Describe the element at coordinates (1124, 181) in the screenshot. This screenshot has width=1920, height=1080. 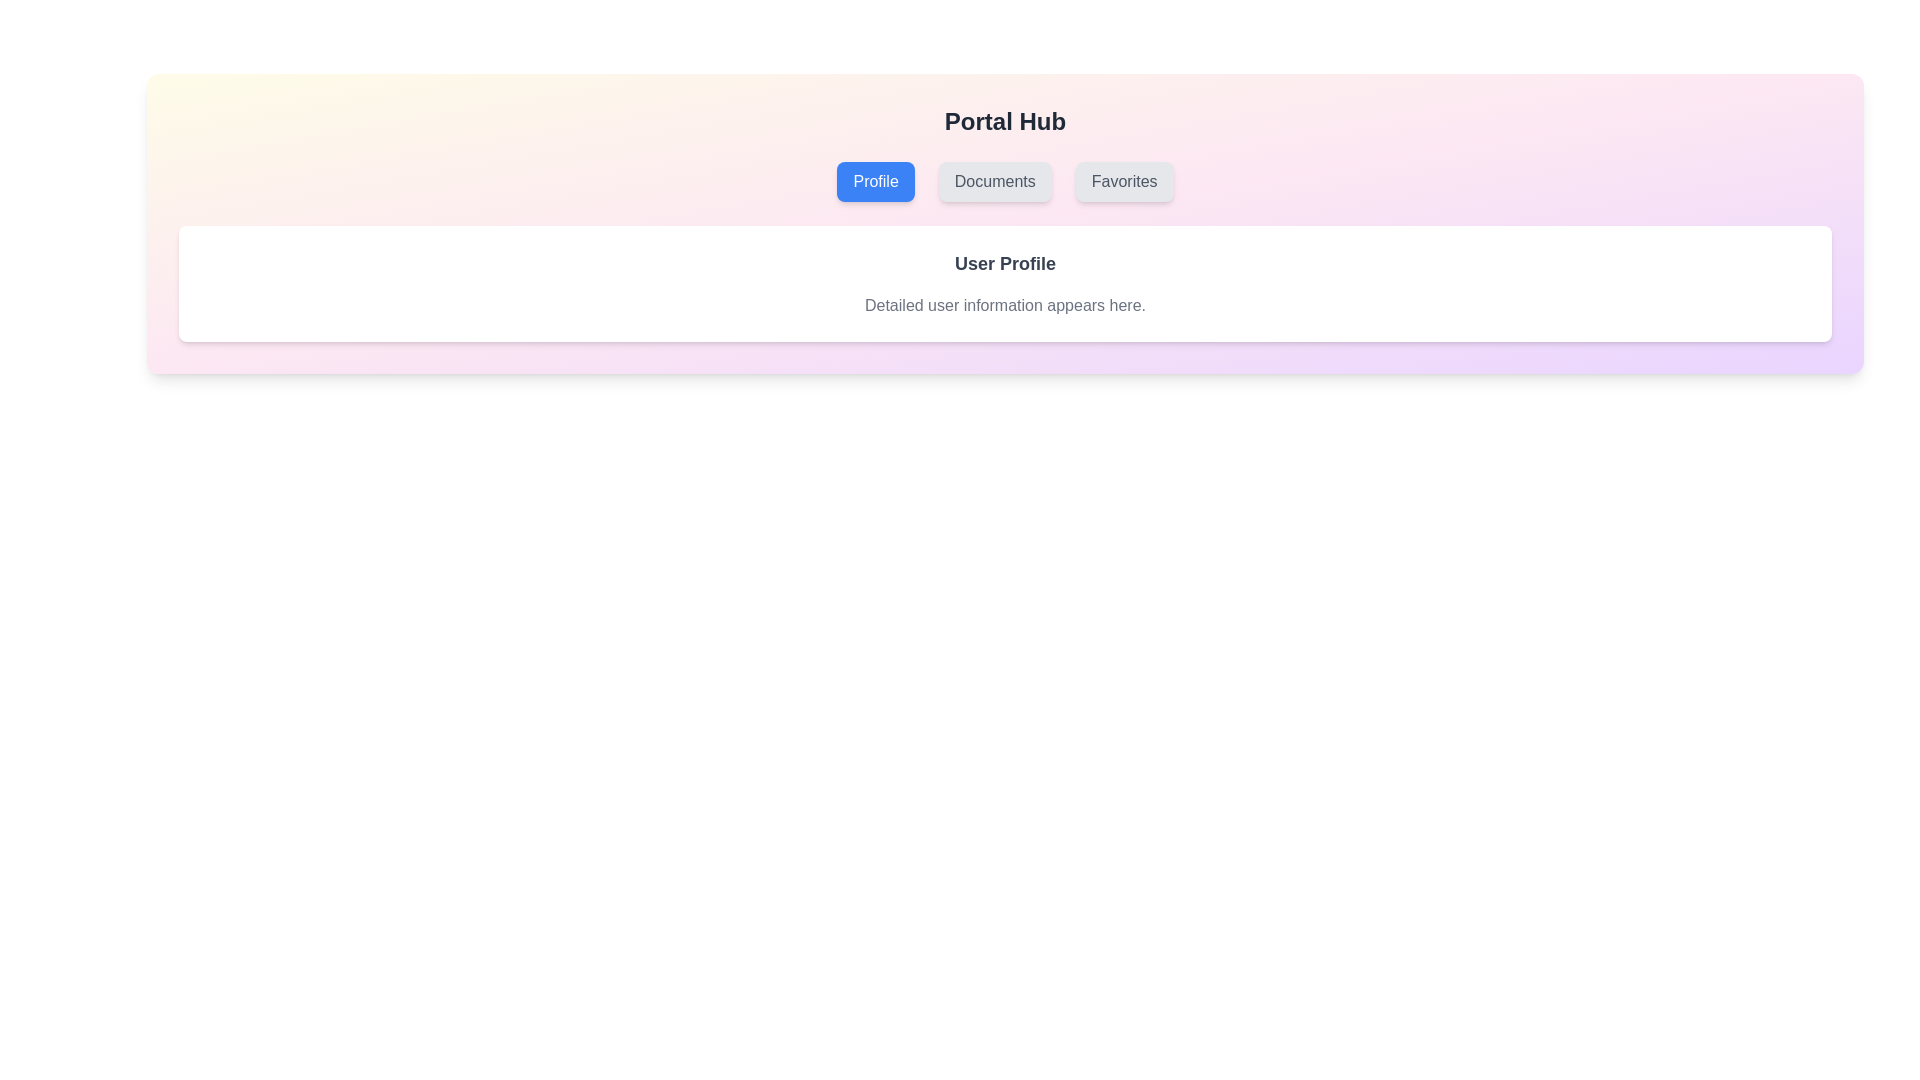
I see `the 'Favorites' button, which is the third button in a row of three buttons located below the 'Portal Hub' heading` at that location.